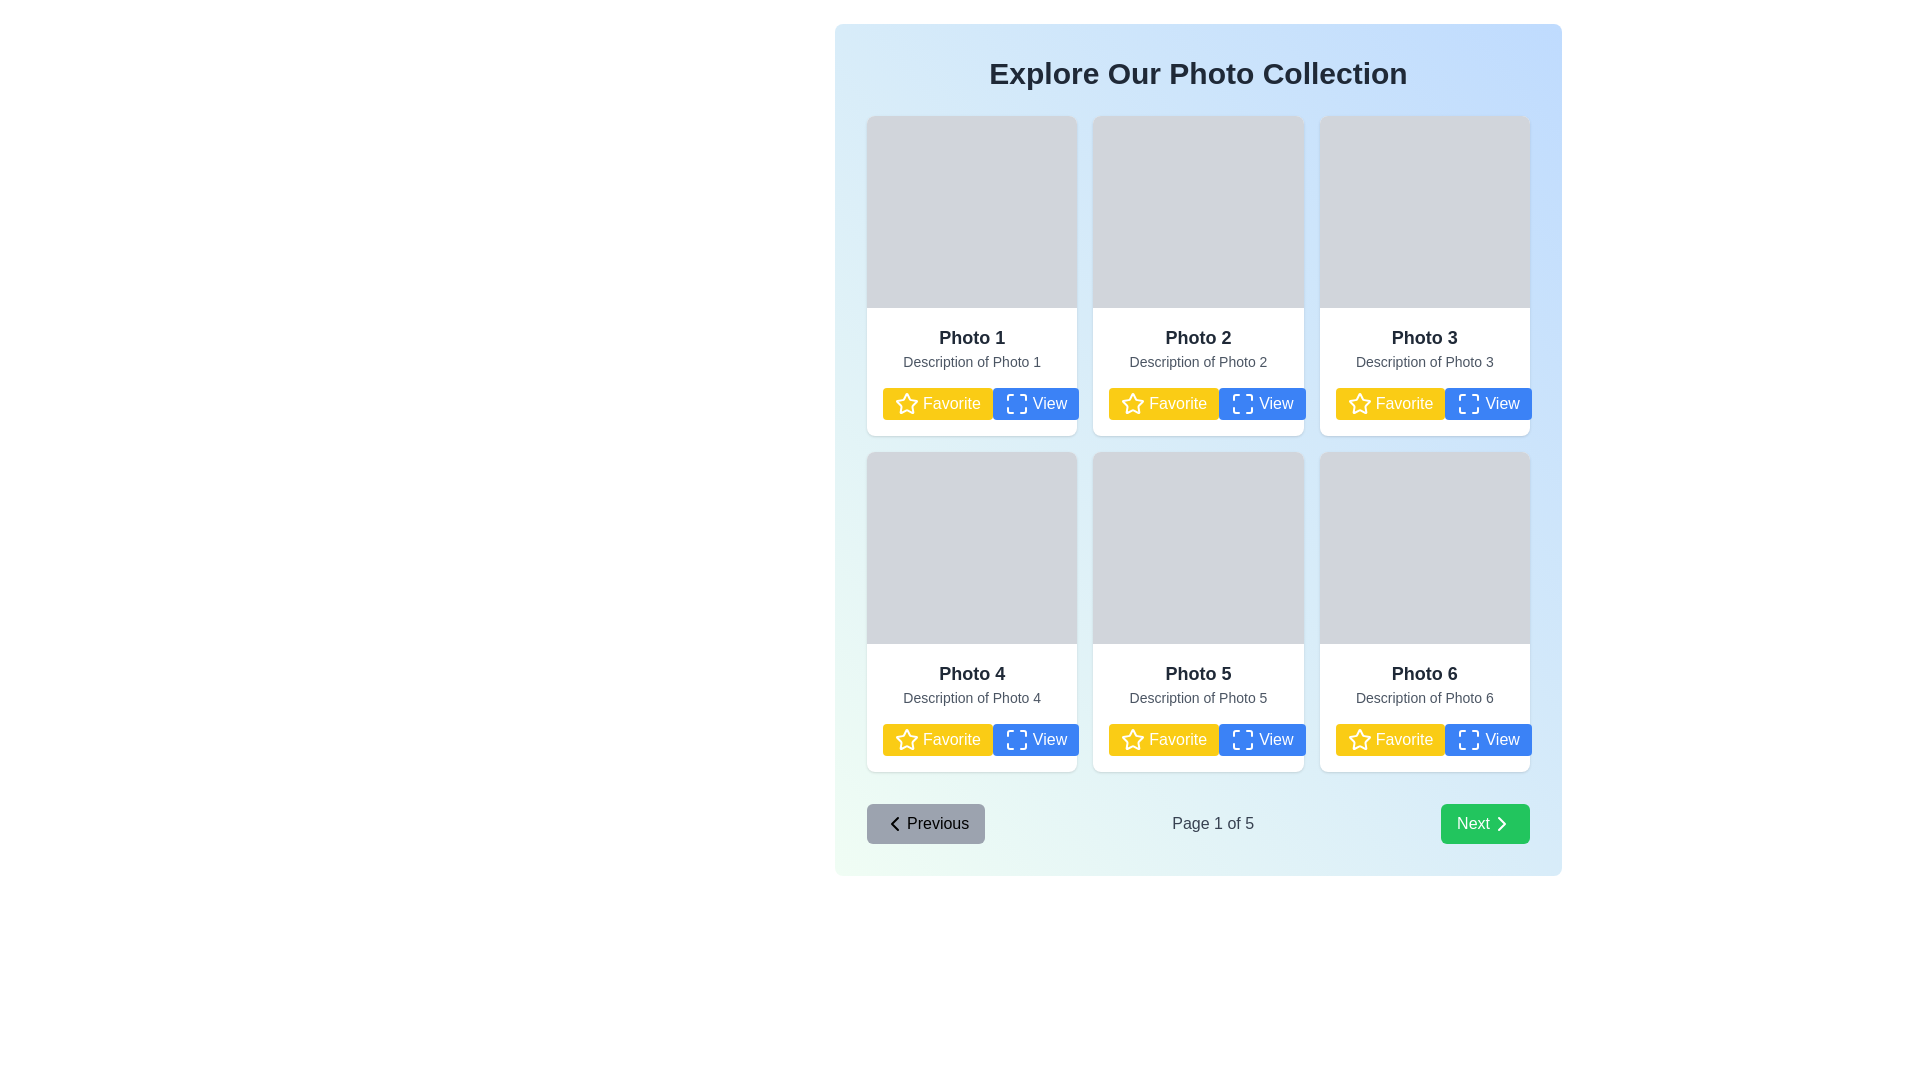 This screenshot has height=1080, width=1920. Describe the element at coordinates (1198, 212) in the screenshot. I see `the image placeholder located in the upper-middle section of the interface, which has a light gray background and rounded corners, as part of the second card labeled 'Photo 2'` at that location.